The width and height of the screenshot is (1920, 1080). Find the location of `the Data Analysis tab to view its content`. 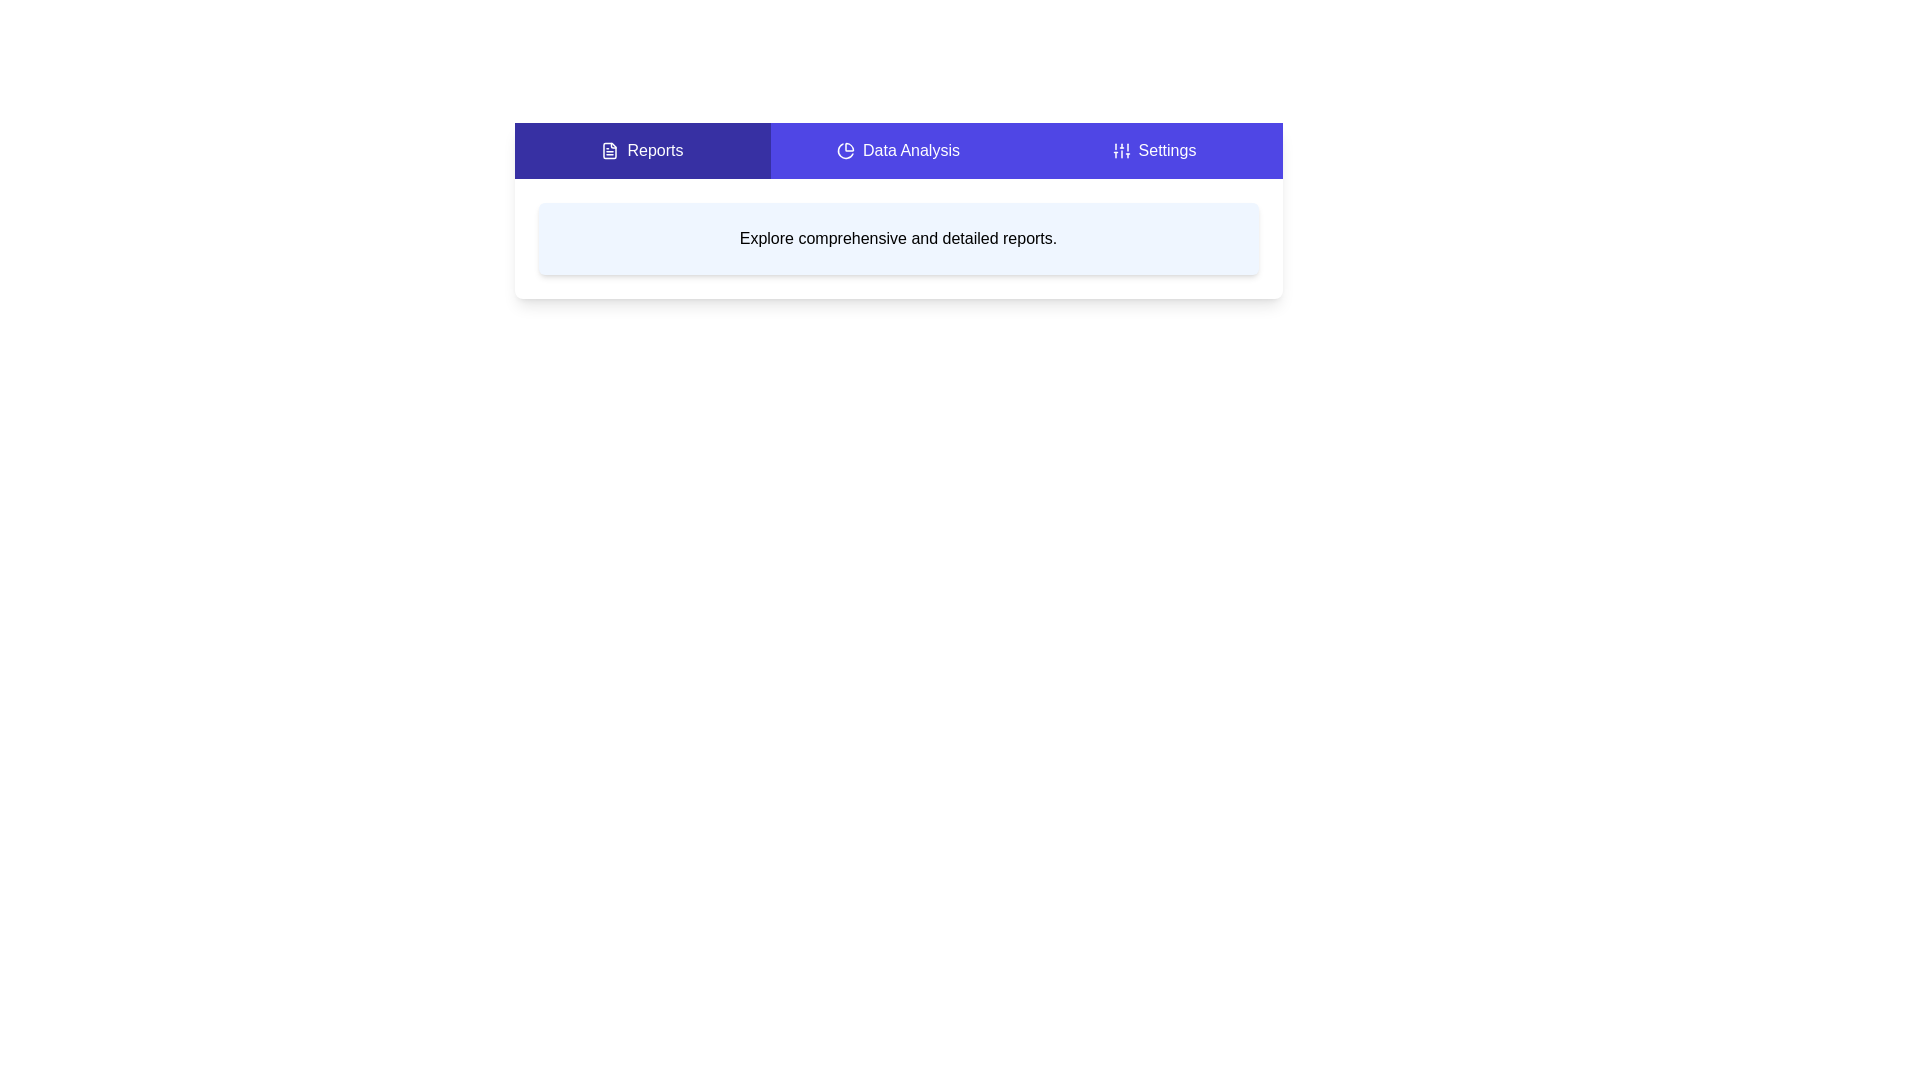

the Data Analysis tab to view its content is located at coordinates (897, 149).